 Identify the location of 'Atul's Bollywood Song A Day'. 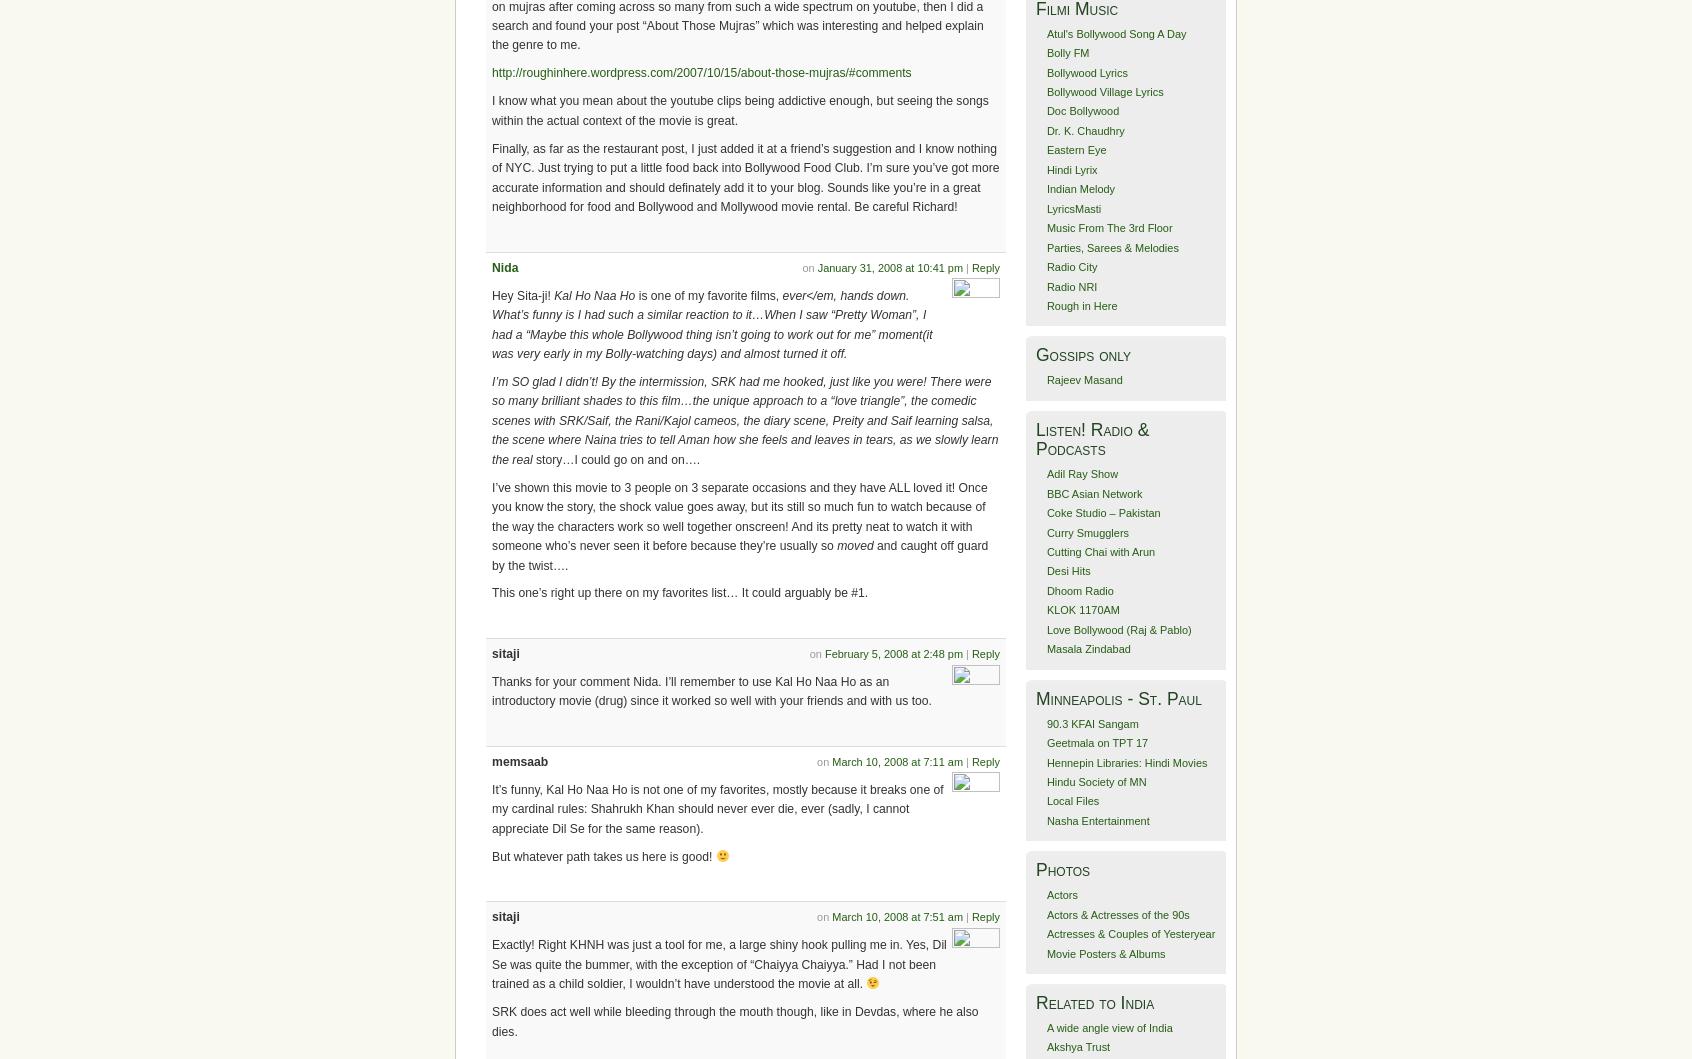
(1116, 33).